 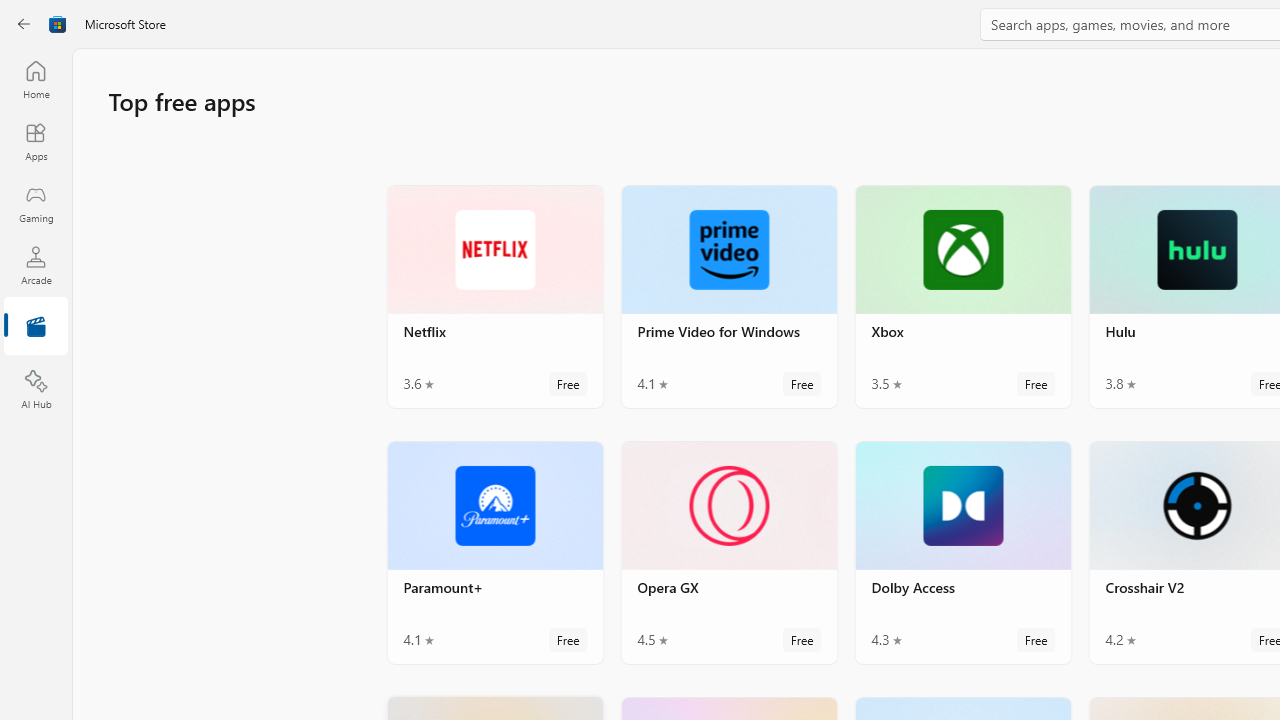 I want to click on 'Class: Image', so click(x=58, y=24).